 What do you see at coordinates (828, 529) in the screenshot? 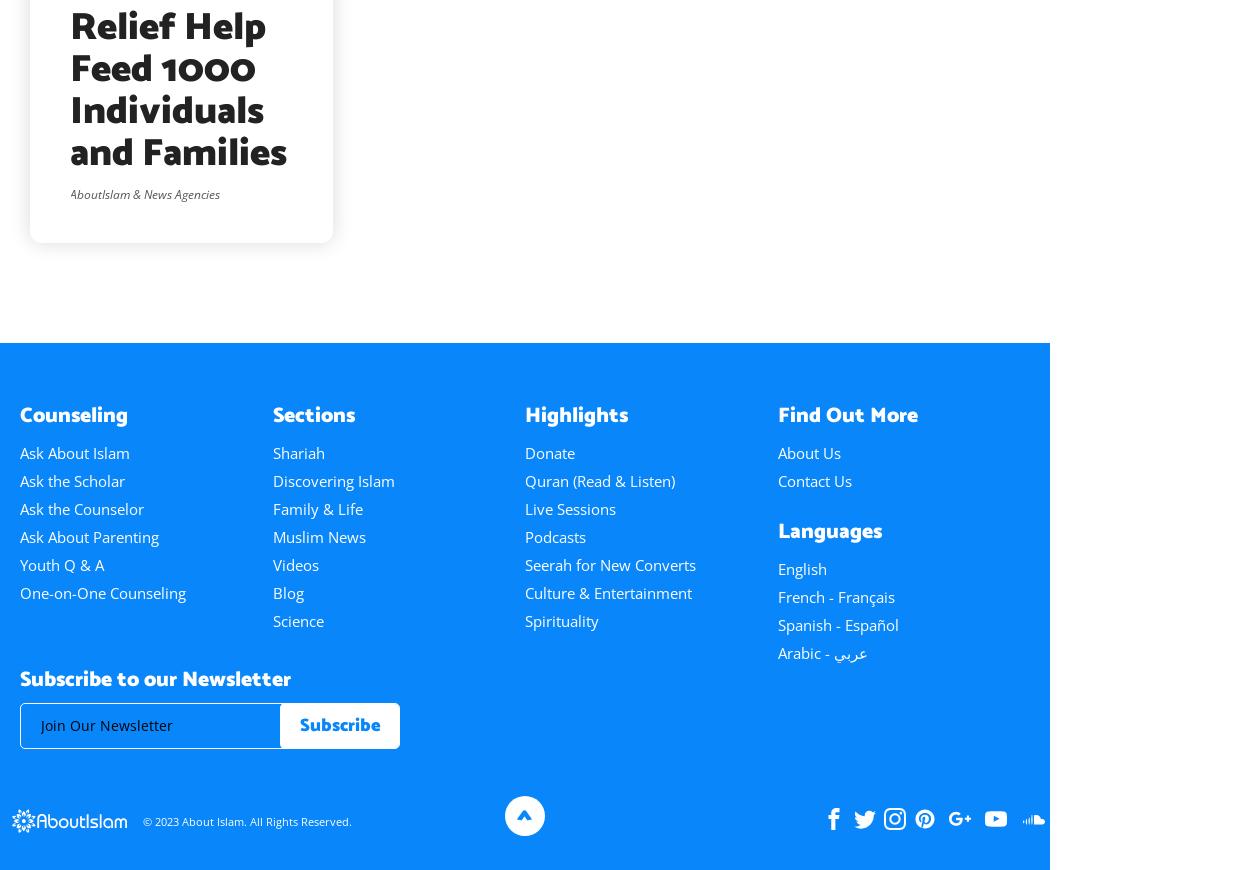
I see `'Languages'` at bounding box center [828, 529].